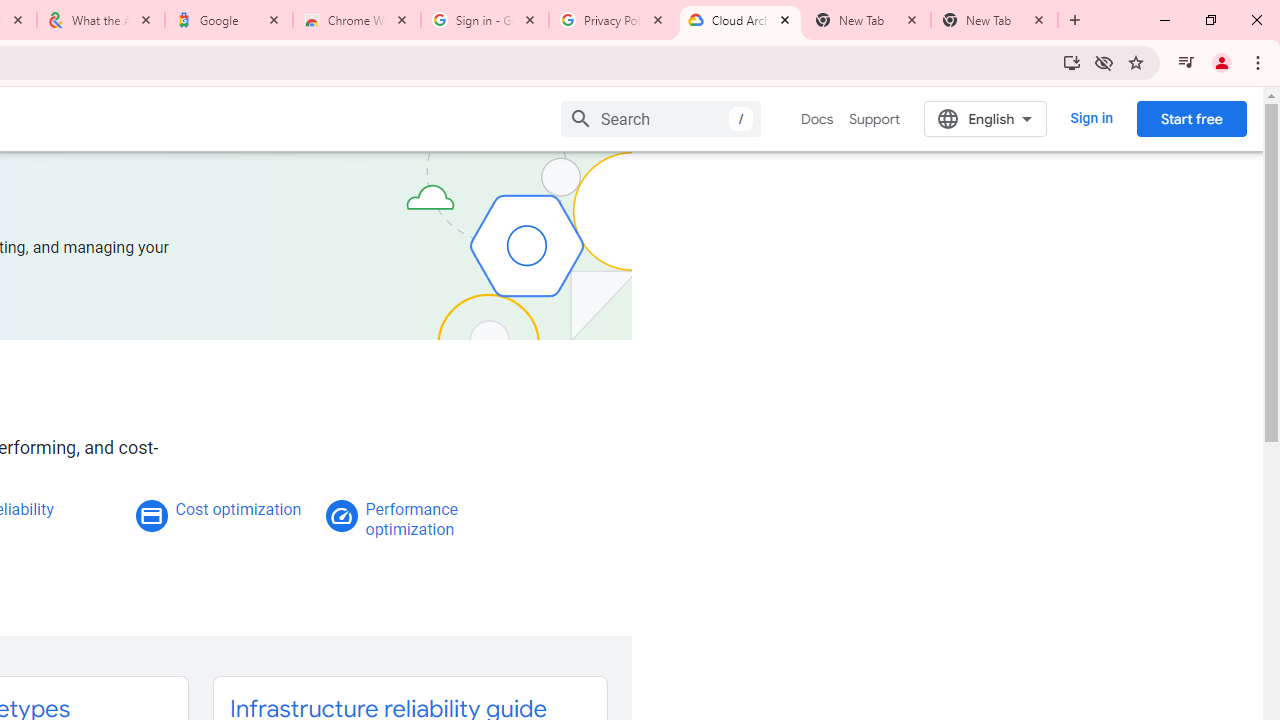 The image size is (1280, 720). What do you see at coordinates (229, 20) in the screenshot?
I see `'Google'` at bounding box center [229, 20].